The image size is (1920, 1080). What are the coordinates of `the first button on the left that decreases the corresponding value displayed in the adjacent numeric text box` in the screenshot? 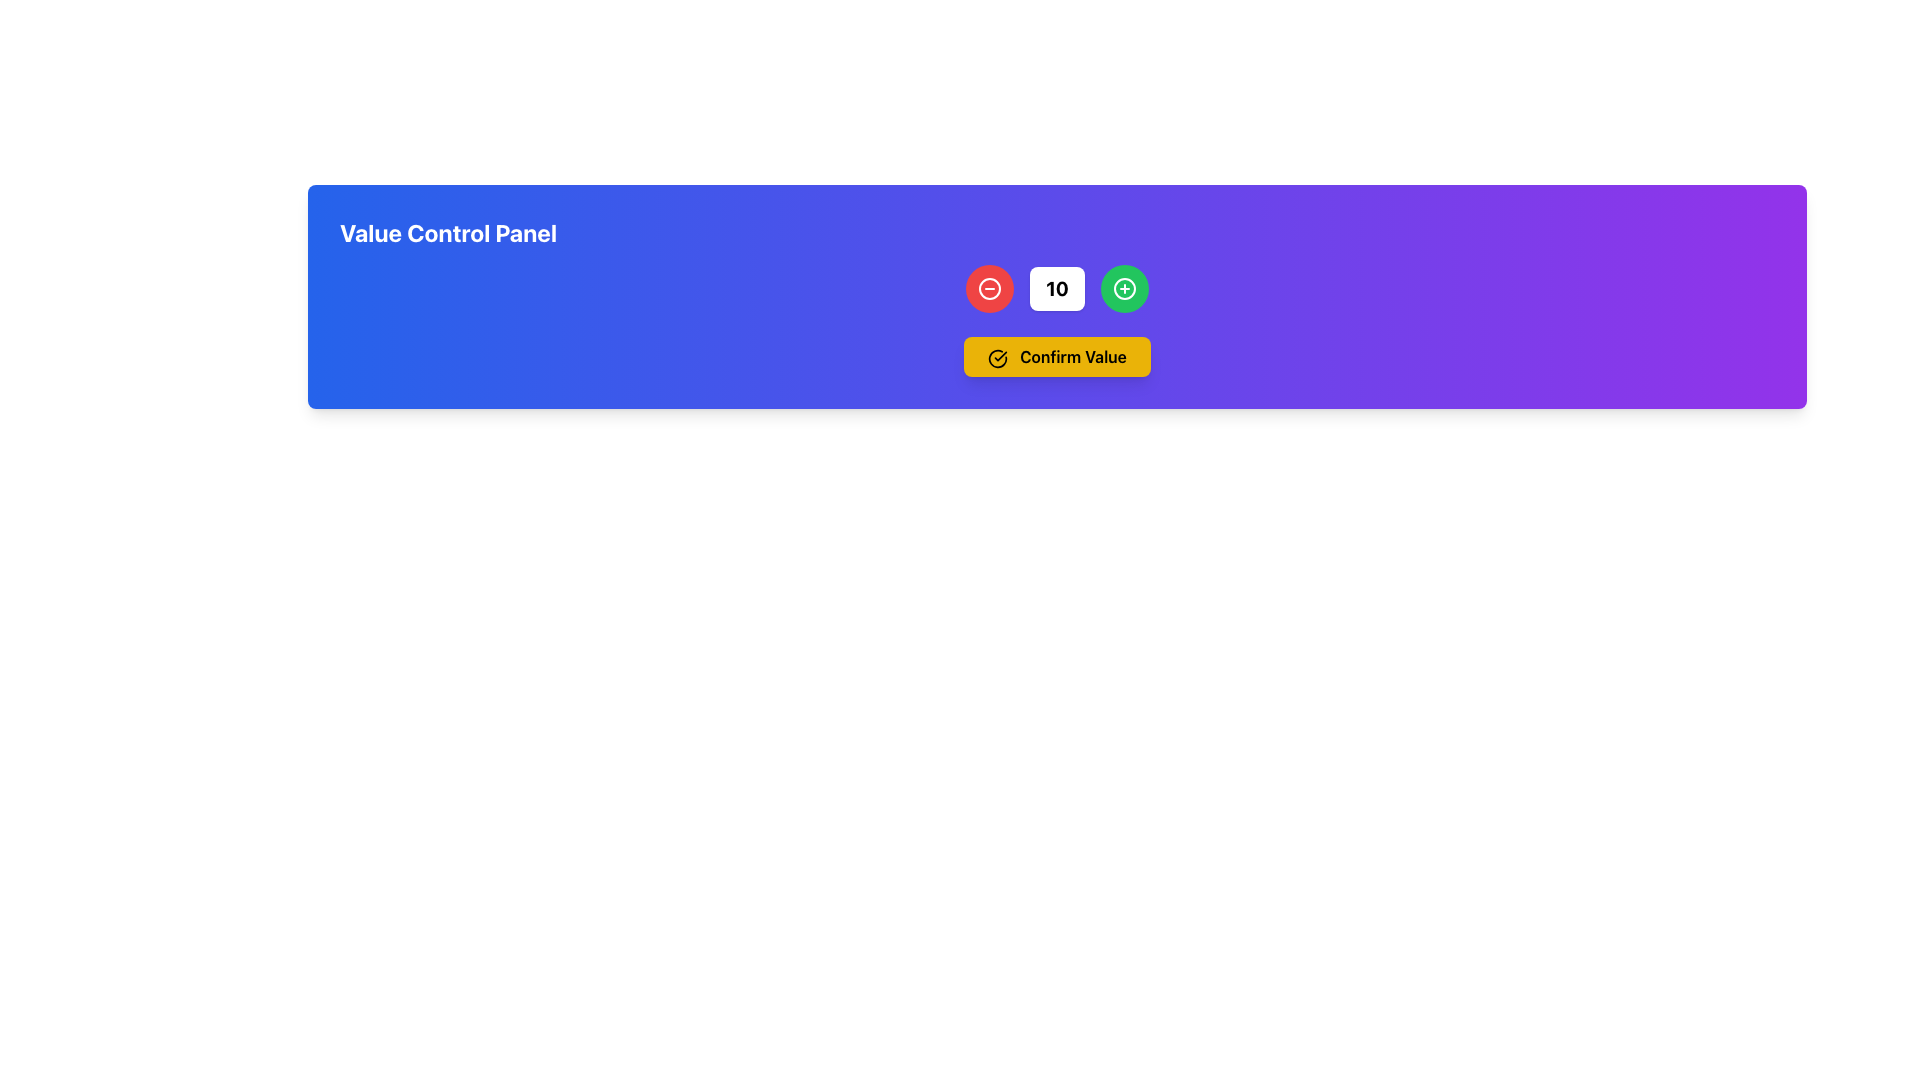 It's located at (990, 289).